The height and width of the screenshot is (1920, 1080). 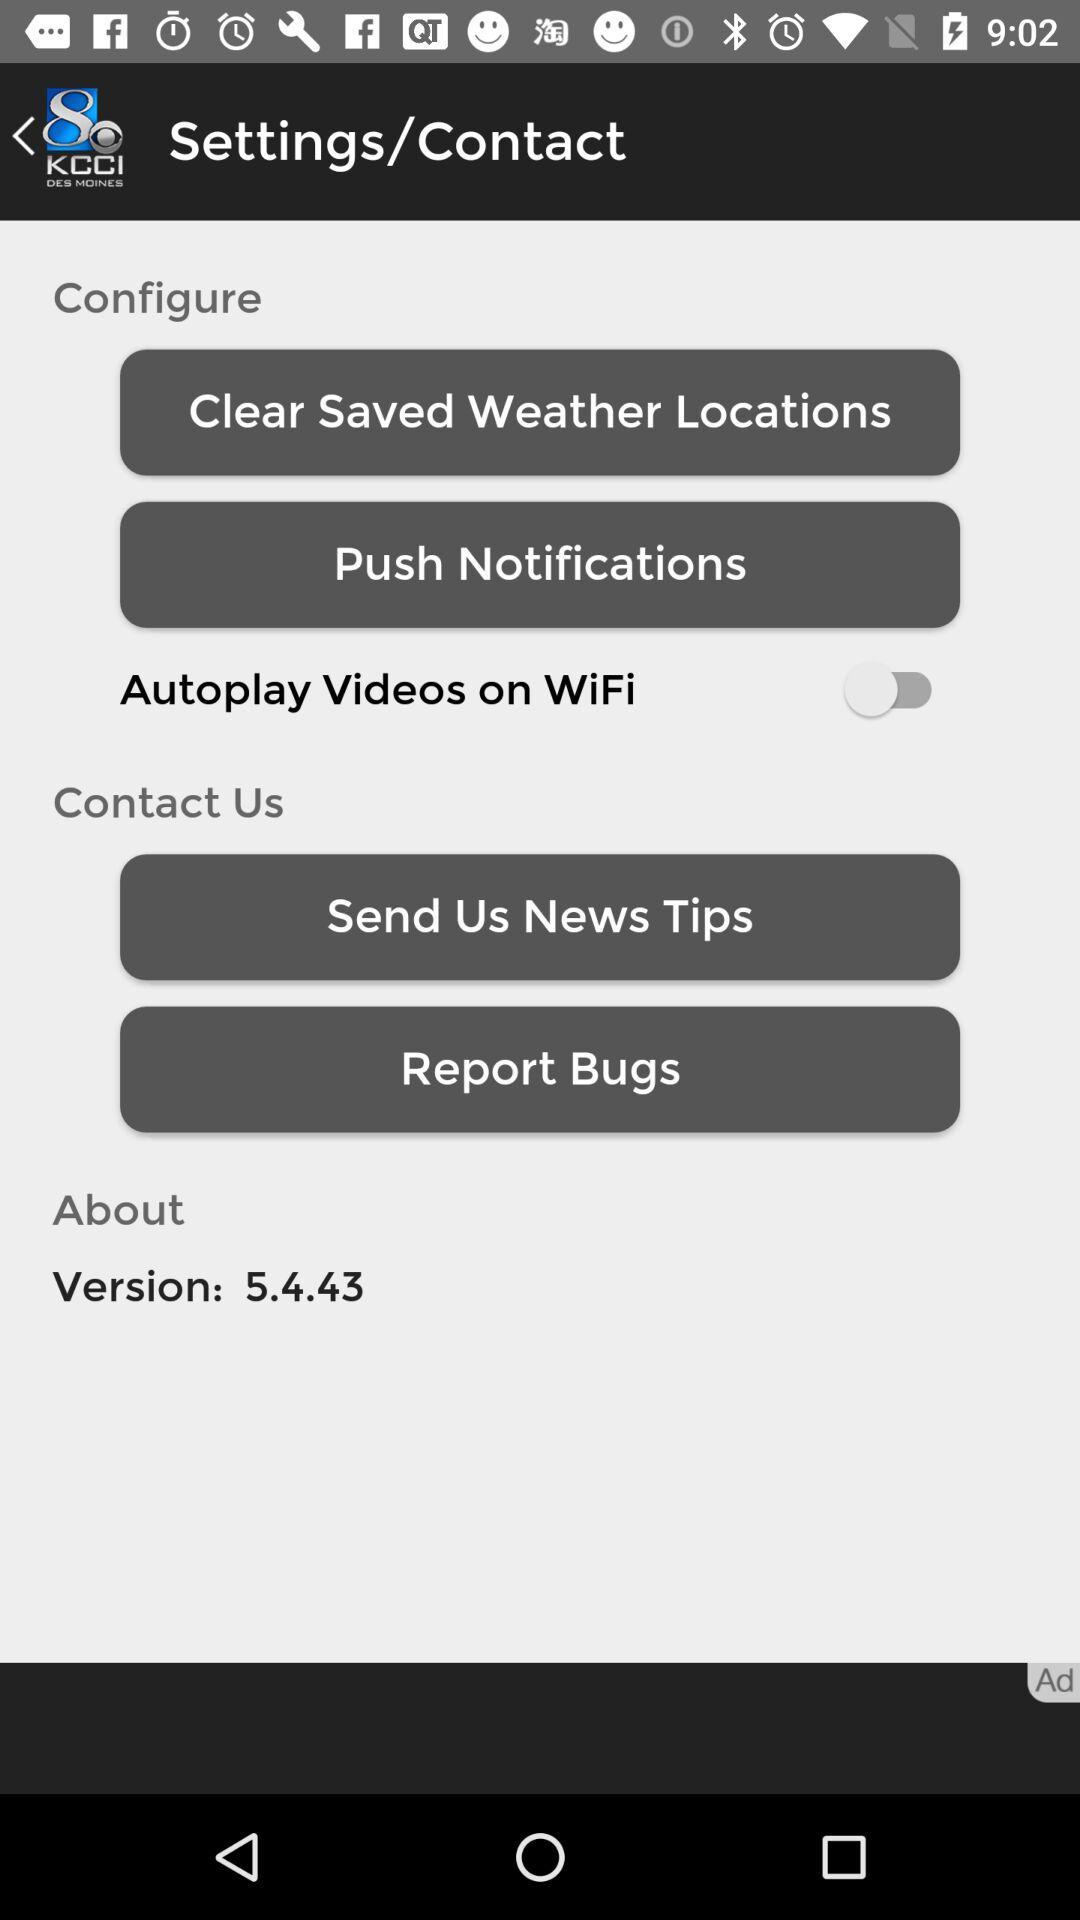 What do you see at coordinates (540, 1068) in the screenshot?
I see `the report bugs item` at bounding box center [540, 1068].